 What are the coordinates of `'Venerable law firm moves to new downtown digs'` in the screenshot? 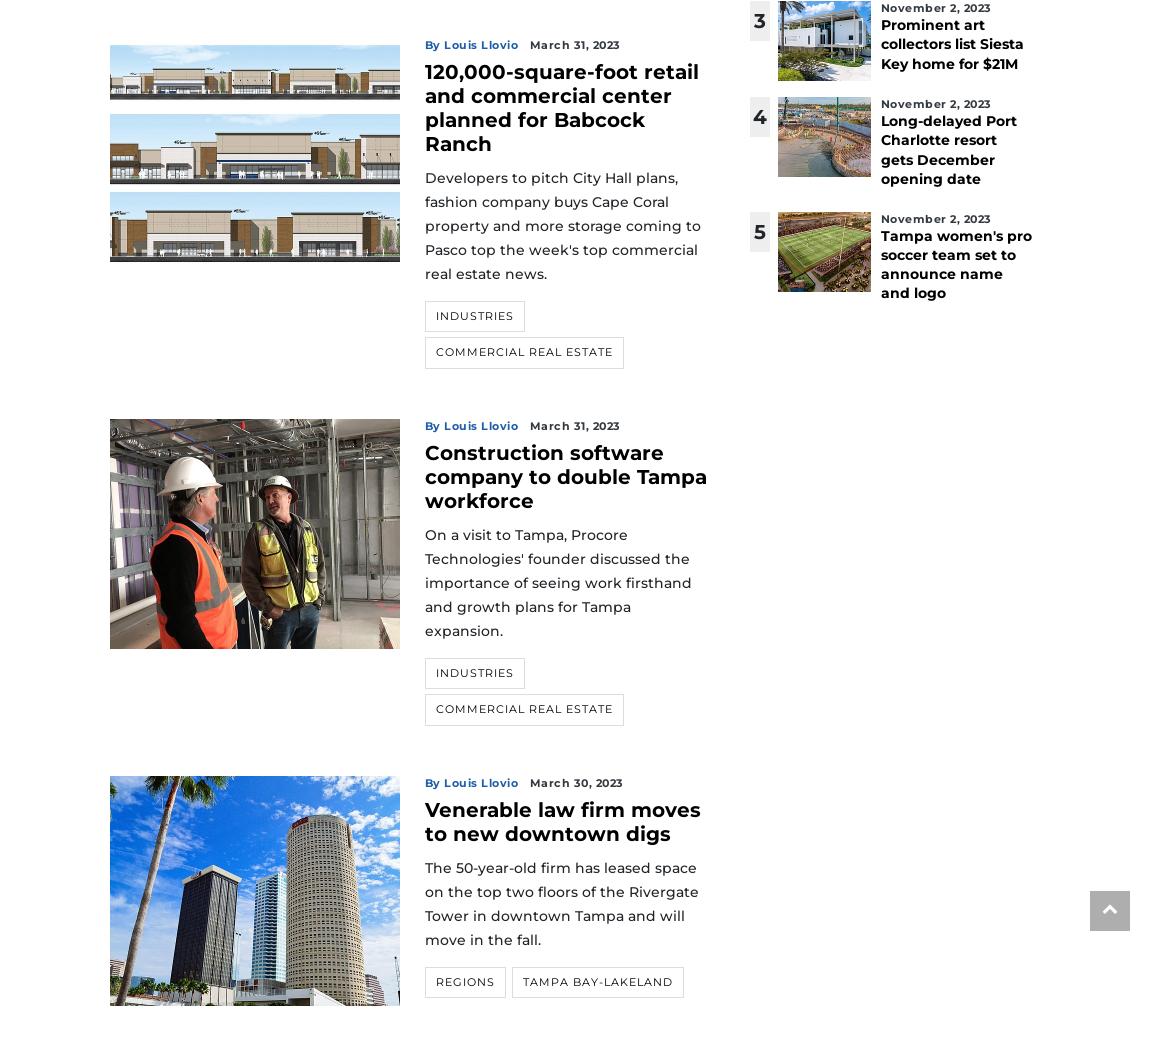 It's located at (424, 820).